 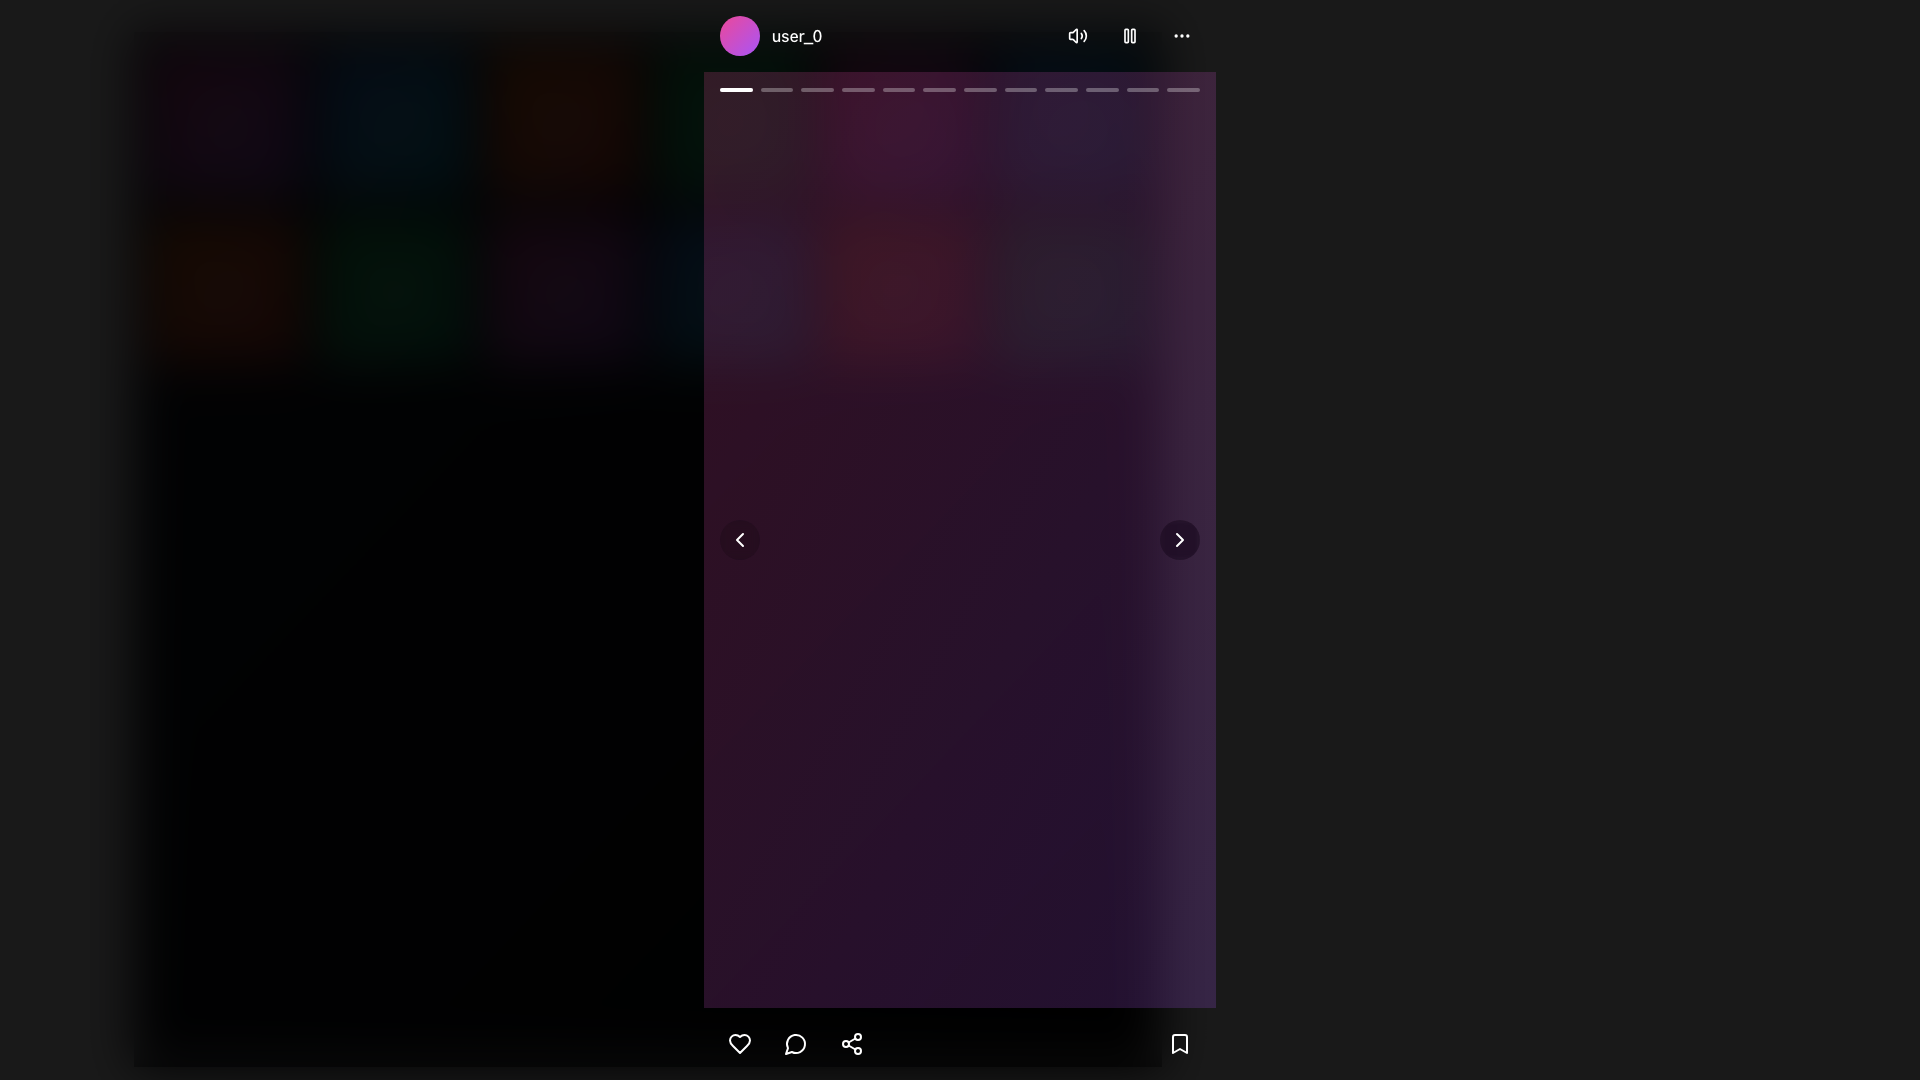 I want to click on the left vertical bar of the pause icon located in the top right corner of the application to interact with it, so click(x=1126, y=35).